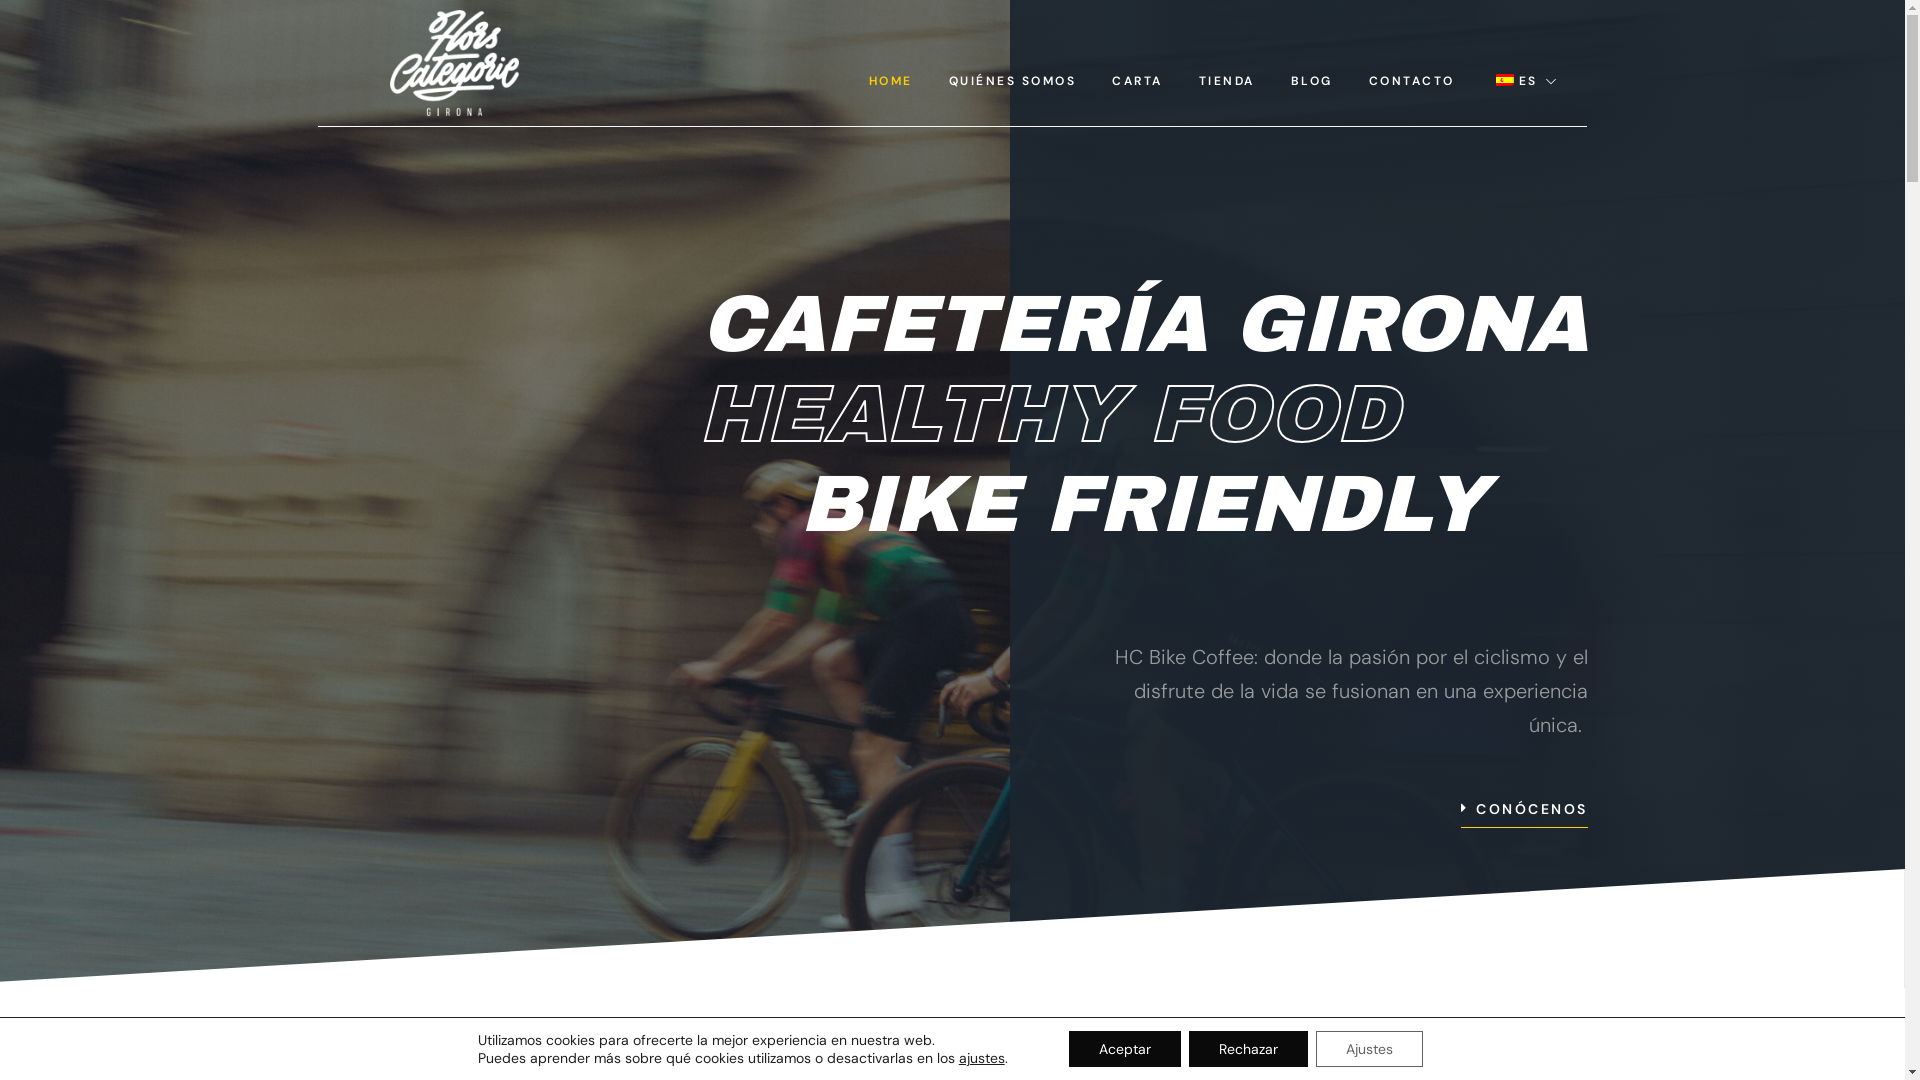  I want to click on 'ES', so click(1473, 80).